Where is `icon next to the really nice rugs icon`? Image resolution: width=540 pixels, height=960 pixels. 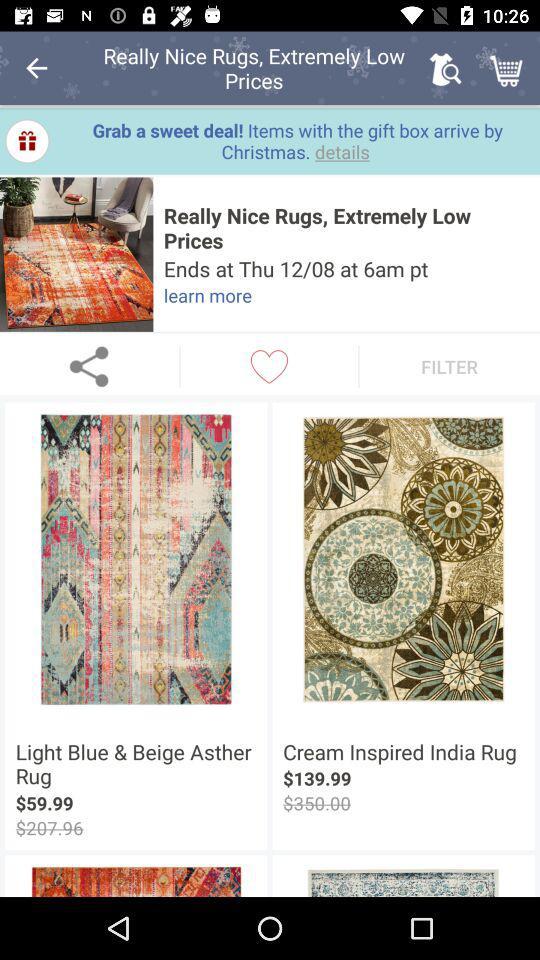
icon next to the really nice rugs icon is located at coordinates (445, 68).